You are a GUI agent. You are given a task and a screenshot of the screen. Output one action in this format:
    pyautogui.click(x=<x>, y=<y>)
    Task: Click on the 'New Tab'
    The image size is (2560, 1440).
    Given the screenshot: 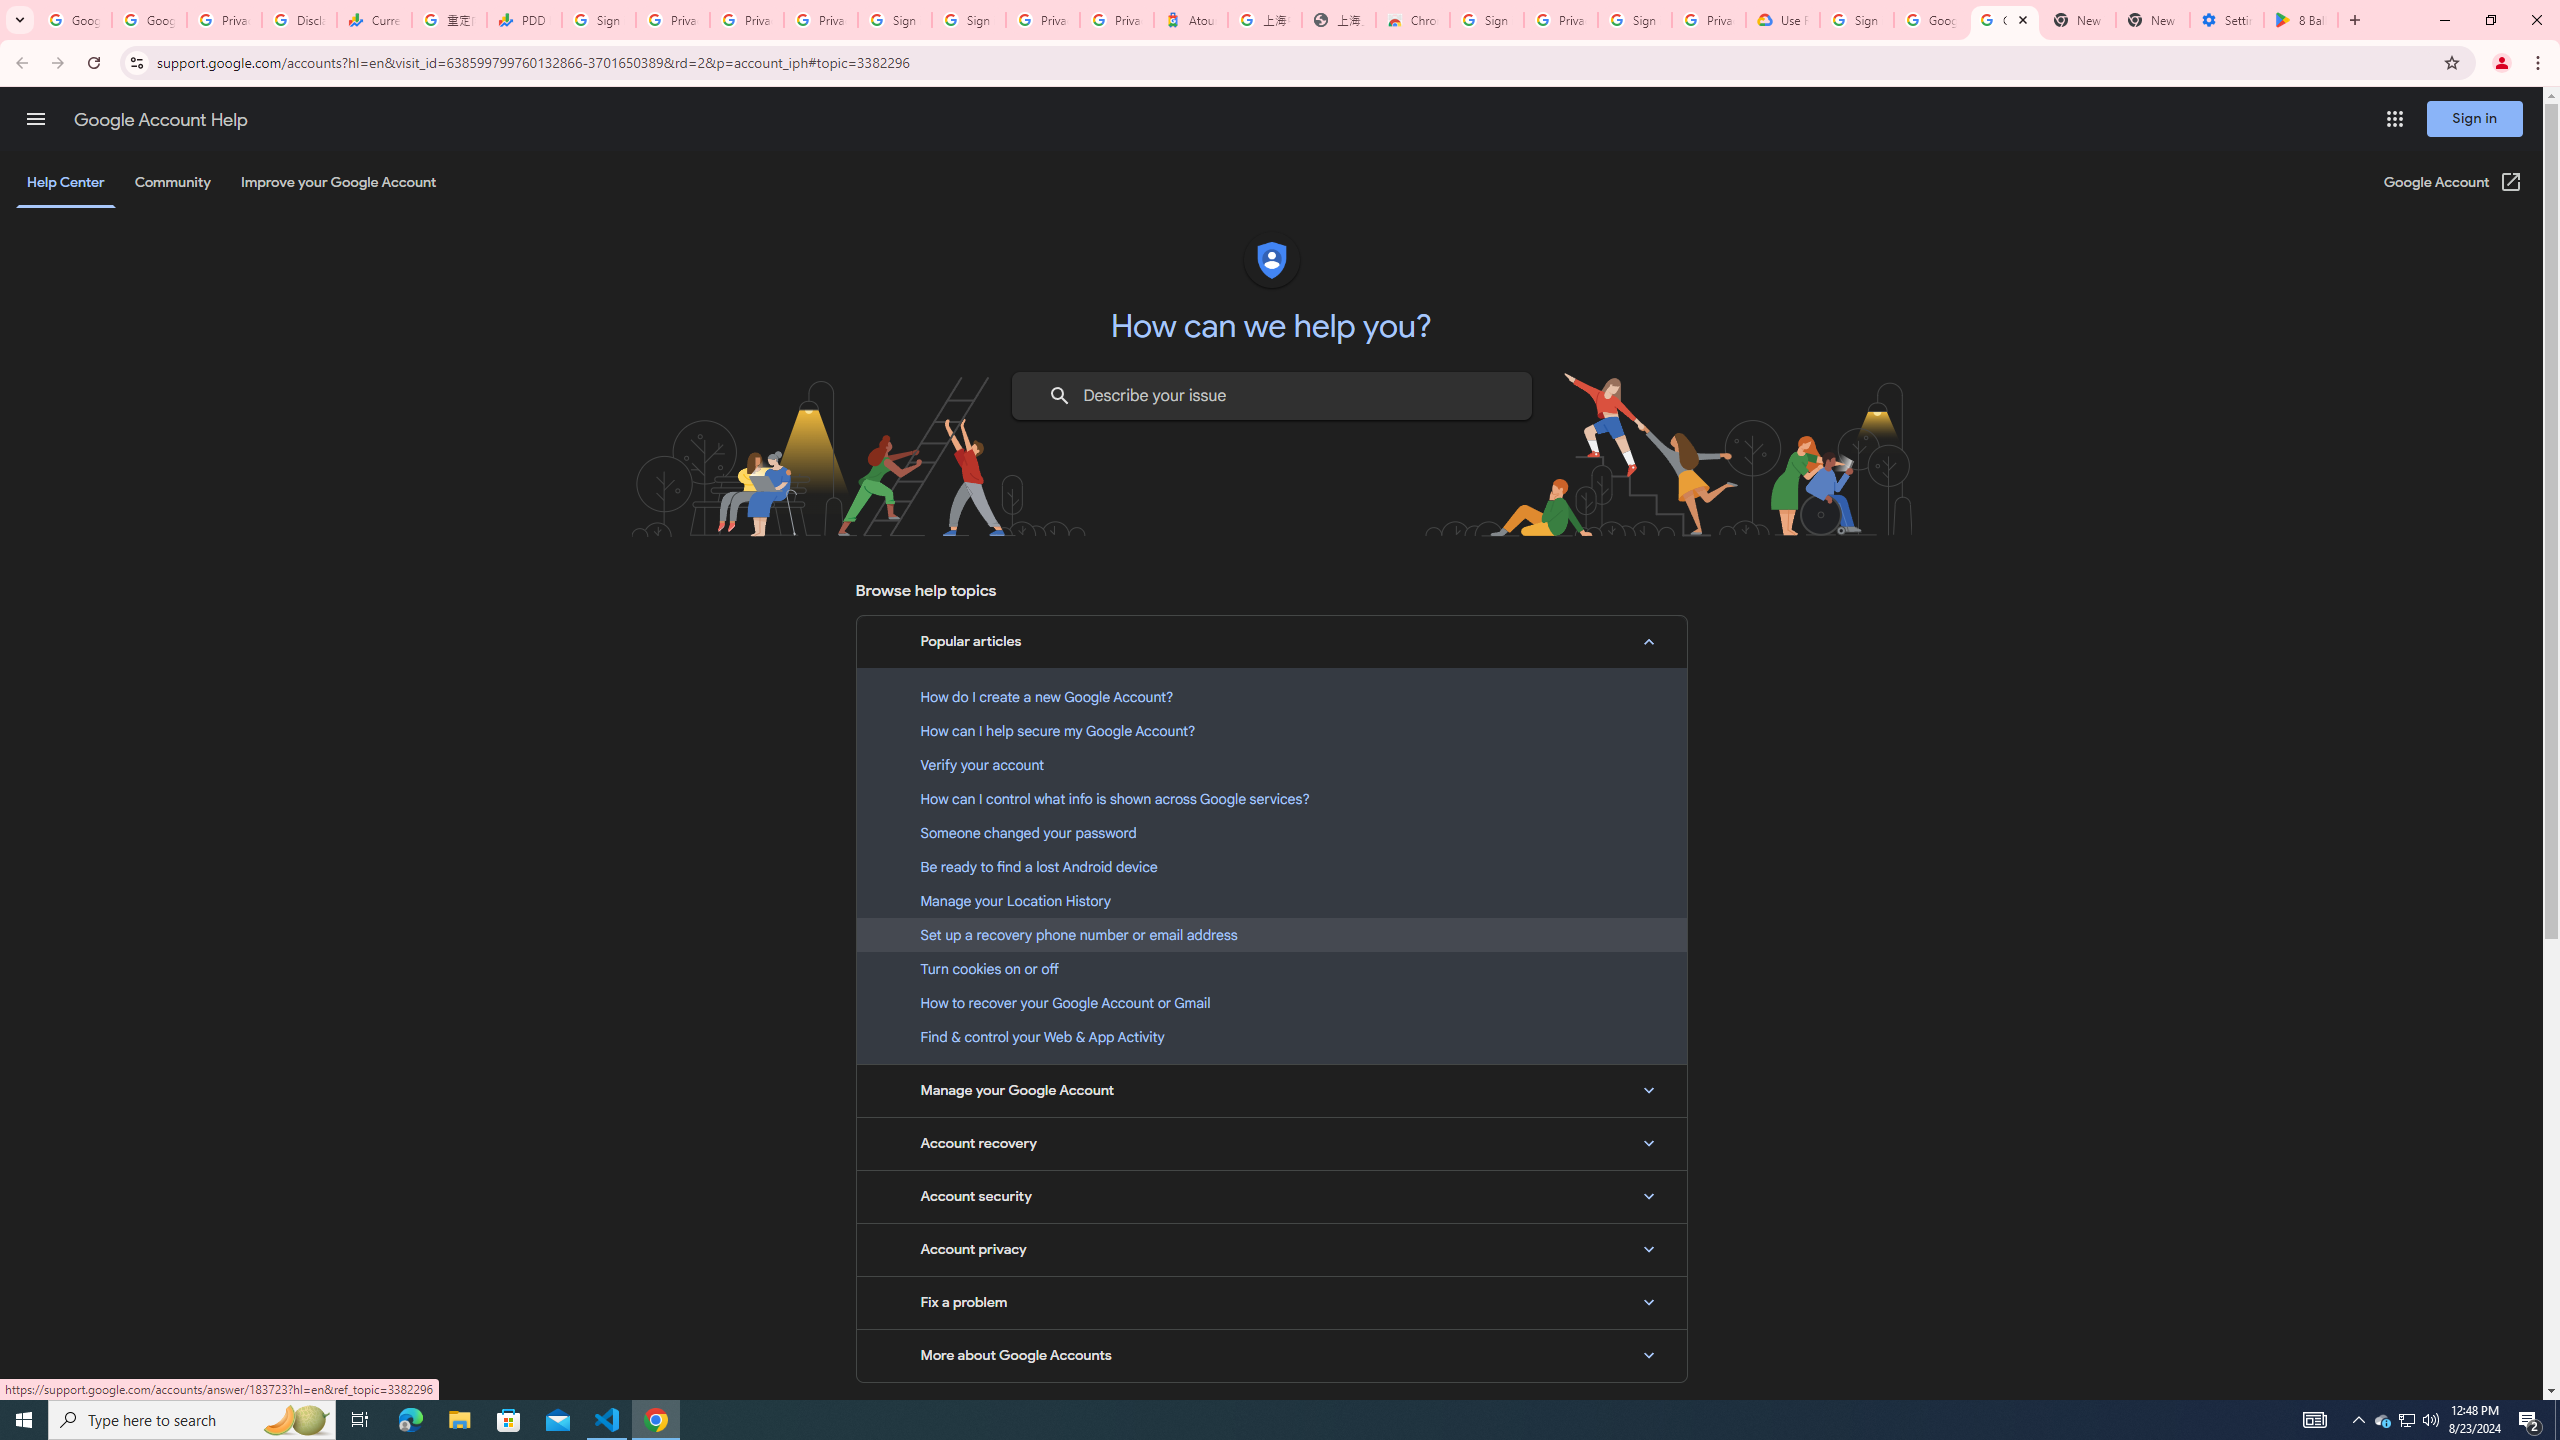 What is the action you would take?
    pyautogui.click(x=2152, y=19)
    